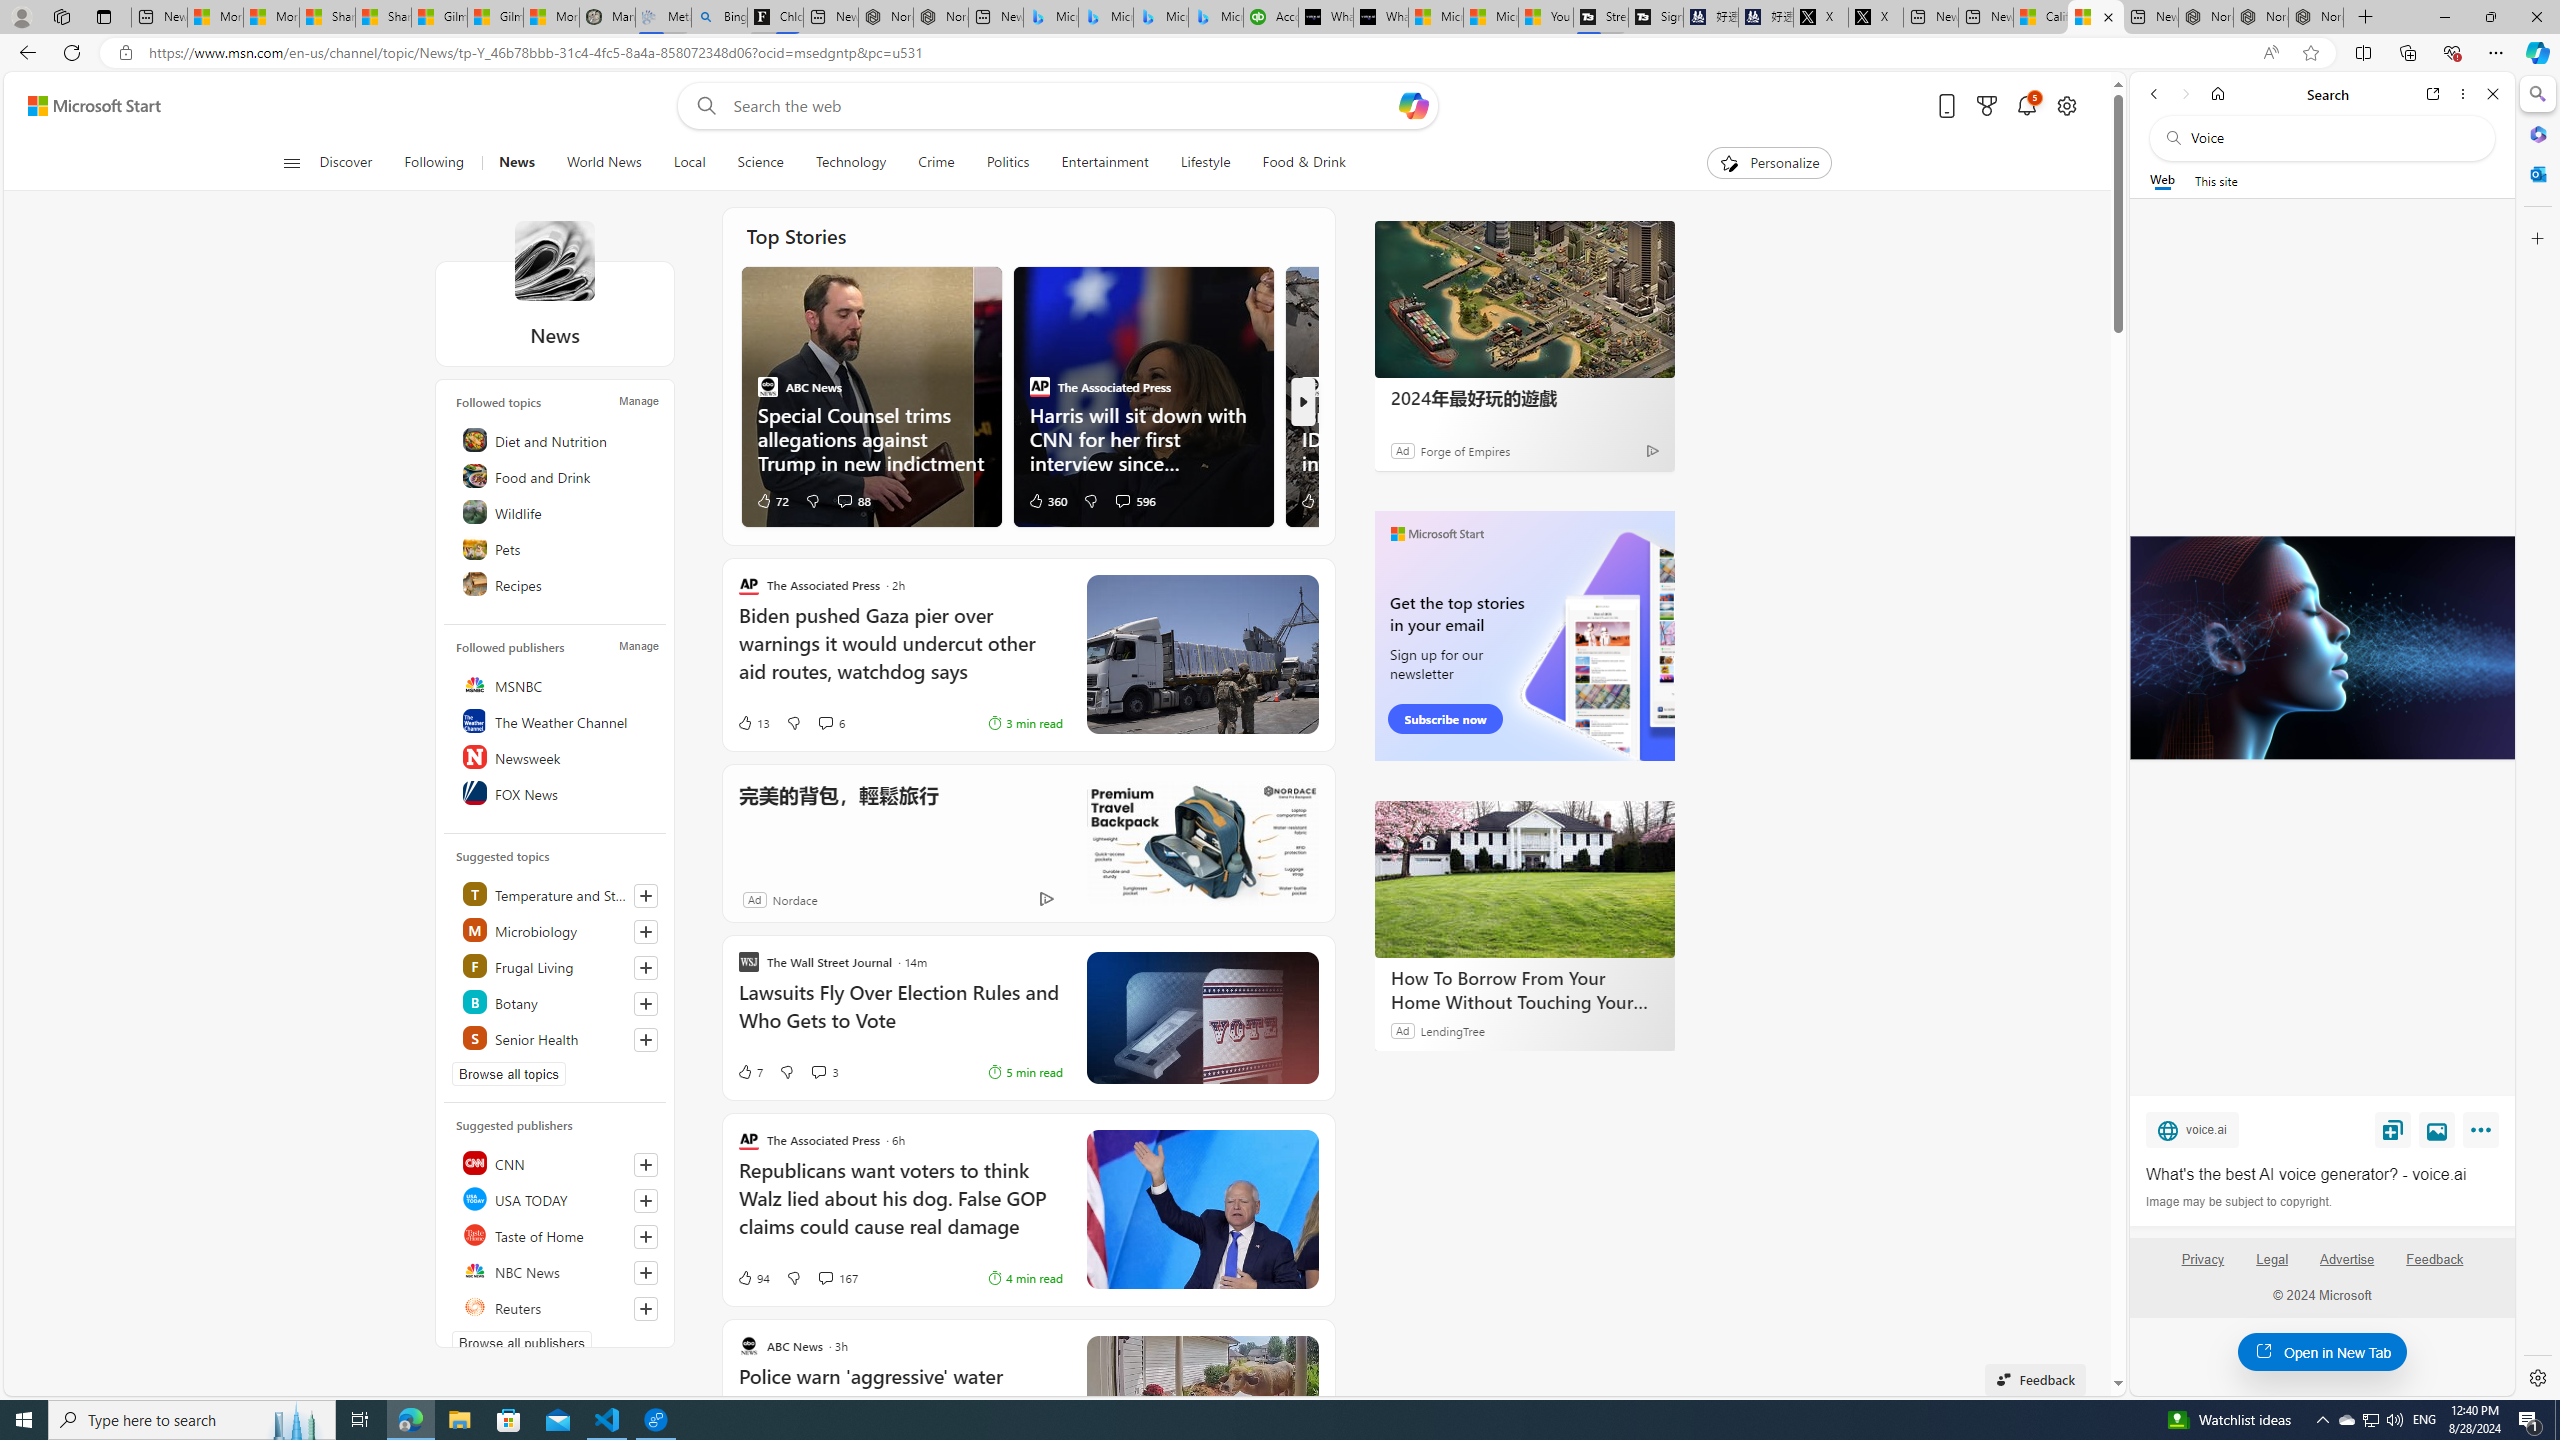  I want to click on 'View comments 167 Comment', so click(836, 1278).